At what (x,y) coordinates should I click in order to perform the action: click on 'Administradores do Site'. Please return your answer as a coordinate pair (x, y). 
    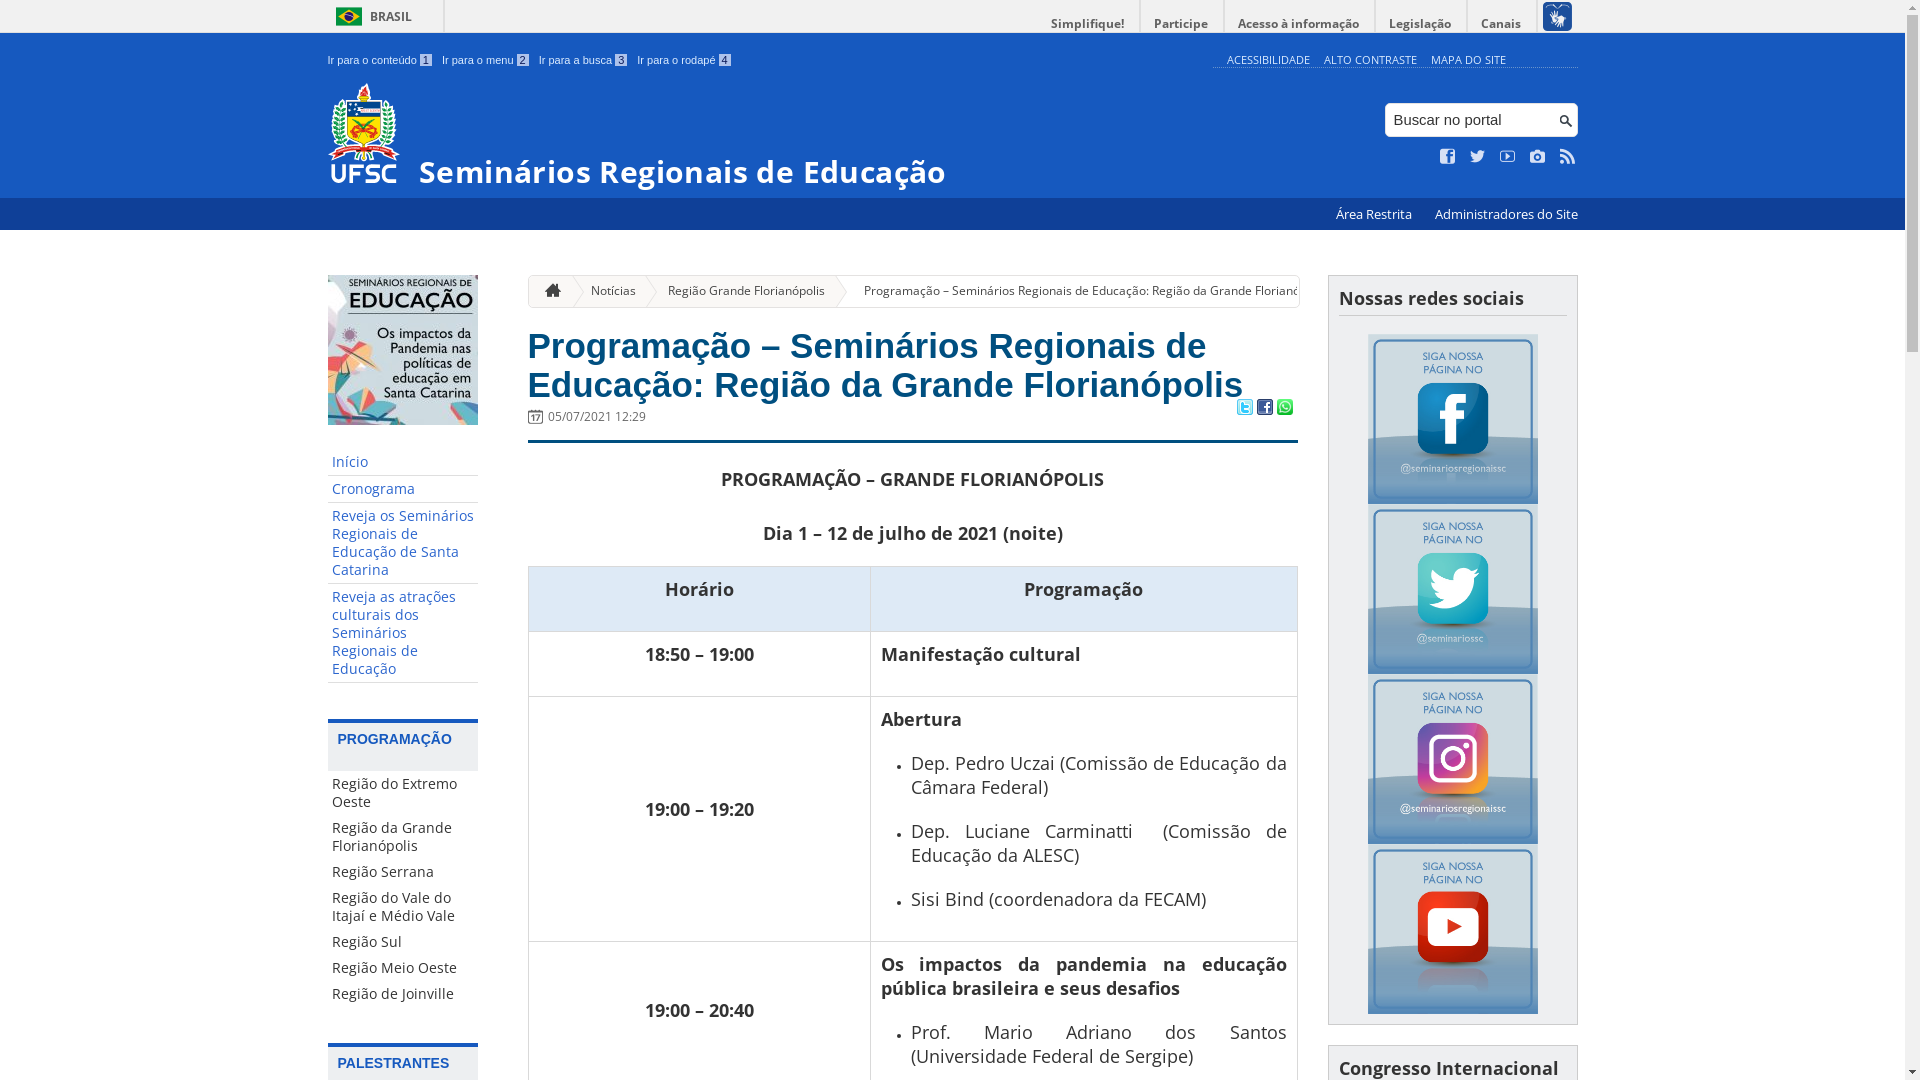
    Looking at the image, I should click on (1505, 214).